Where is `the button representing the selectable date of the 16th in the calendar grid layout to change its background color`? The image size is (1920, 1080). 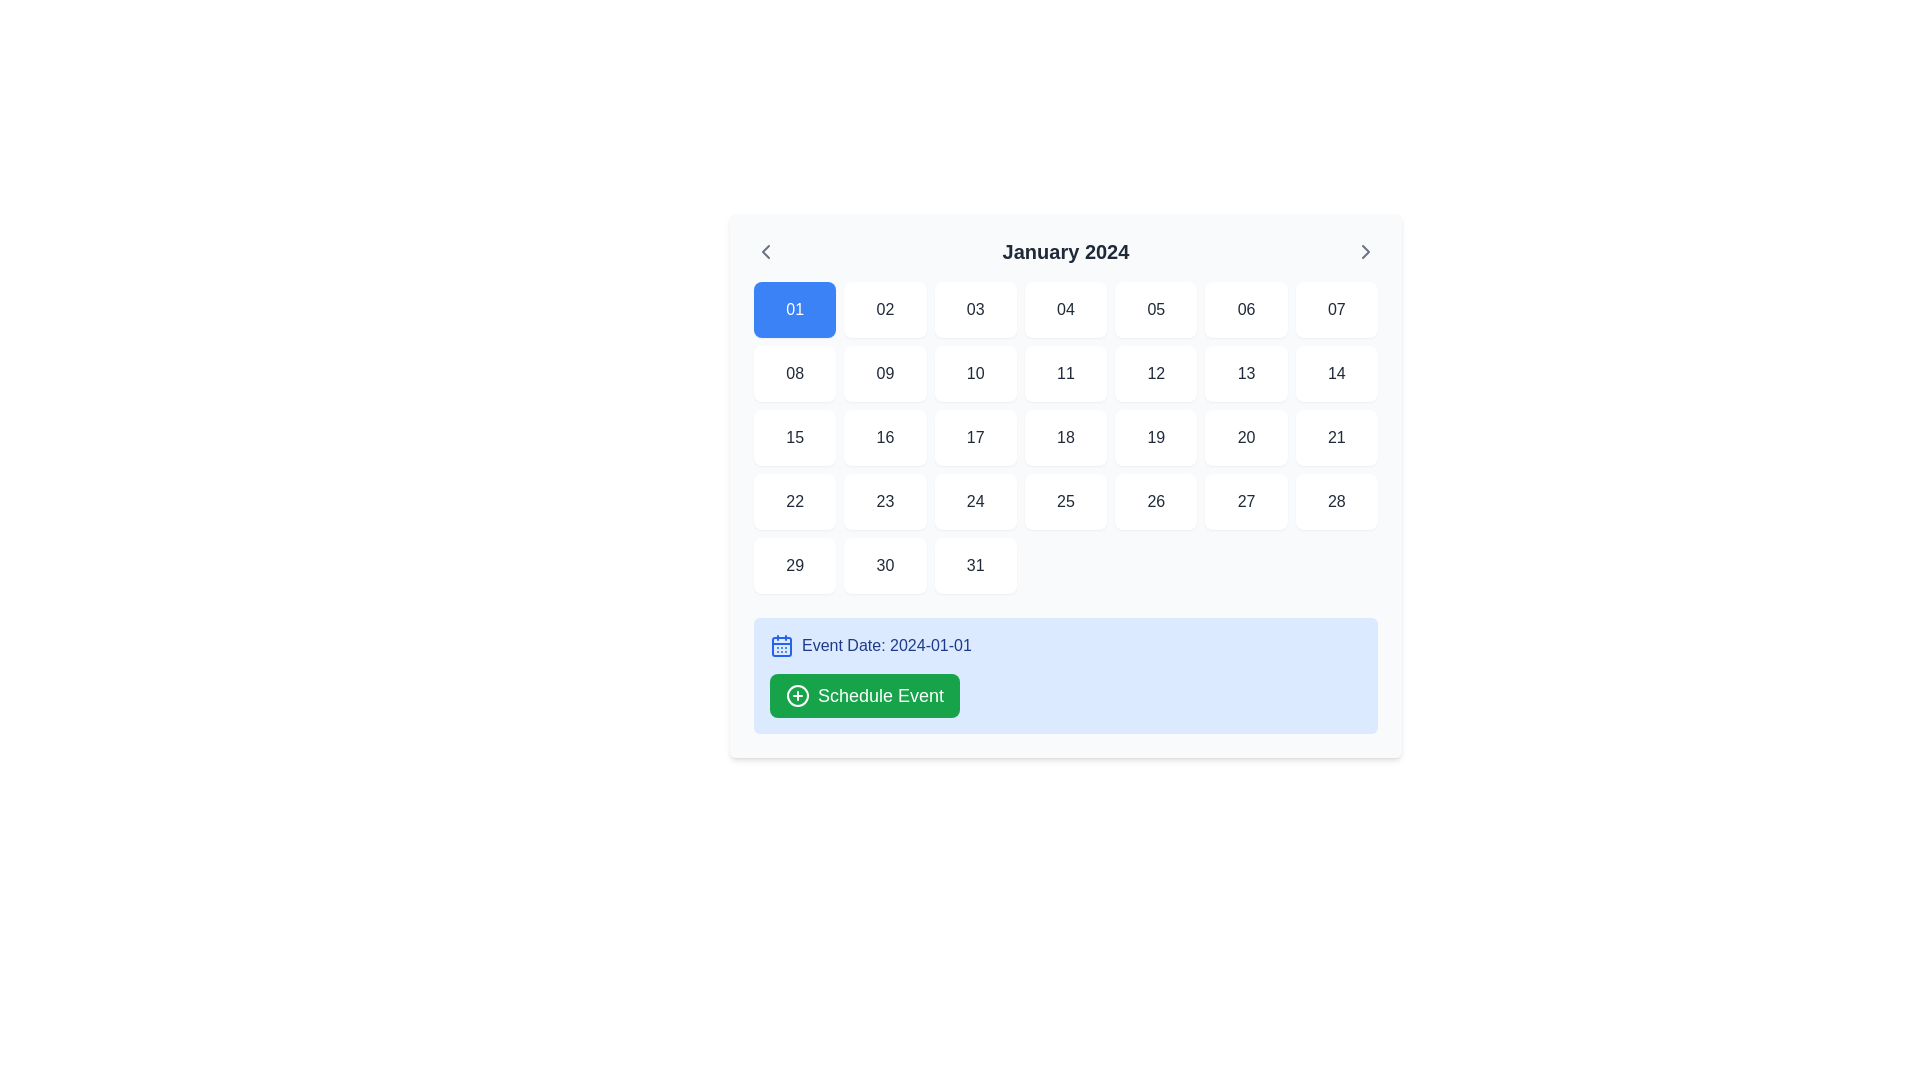 the button representing the selectable date of the 16th in the calendar grid layout to change its background color is located at coordinates (884, 437).